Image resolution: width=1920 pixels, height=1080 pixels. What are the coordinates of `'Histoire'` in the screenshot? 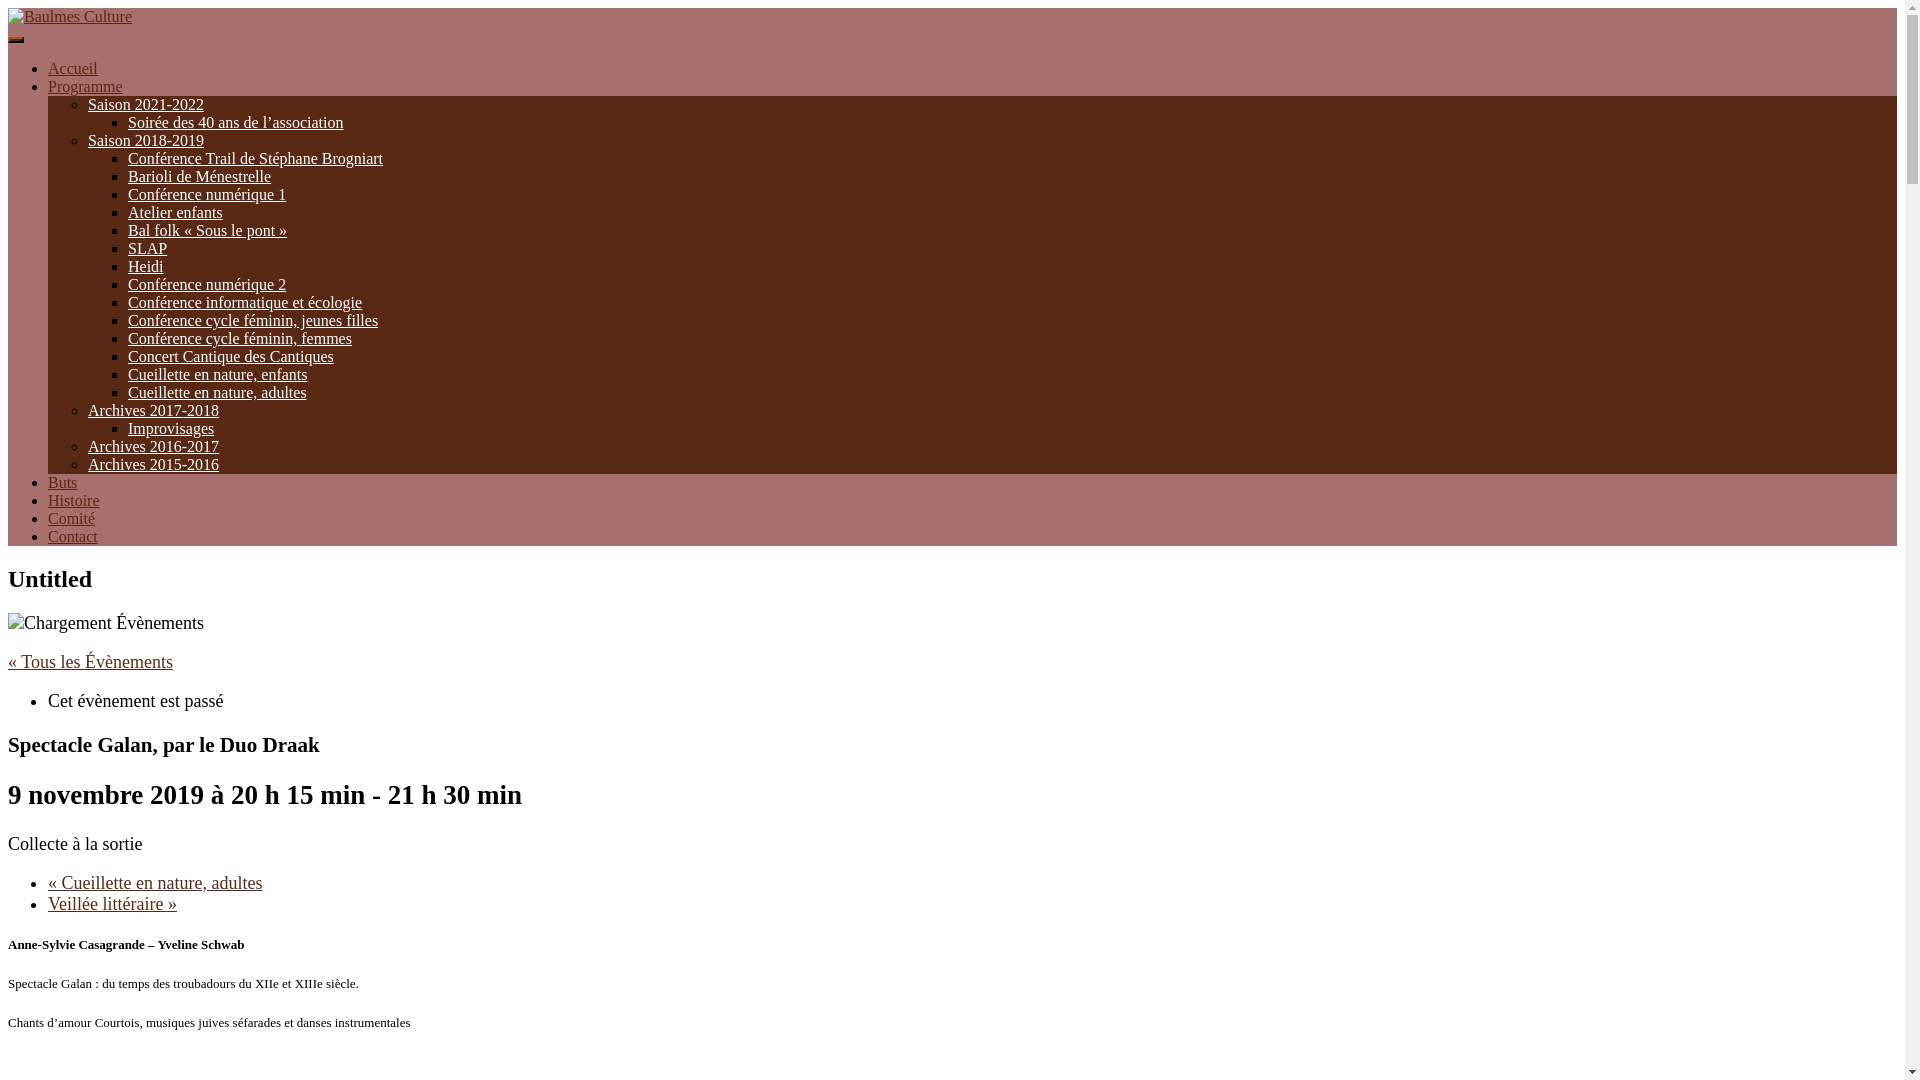 It's located at (73, 499).